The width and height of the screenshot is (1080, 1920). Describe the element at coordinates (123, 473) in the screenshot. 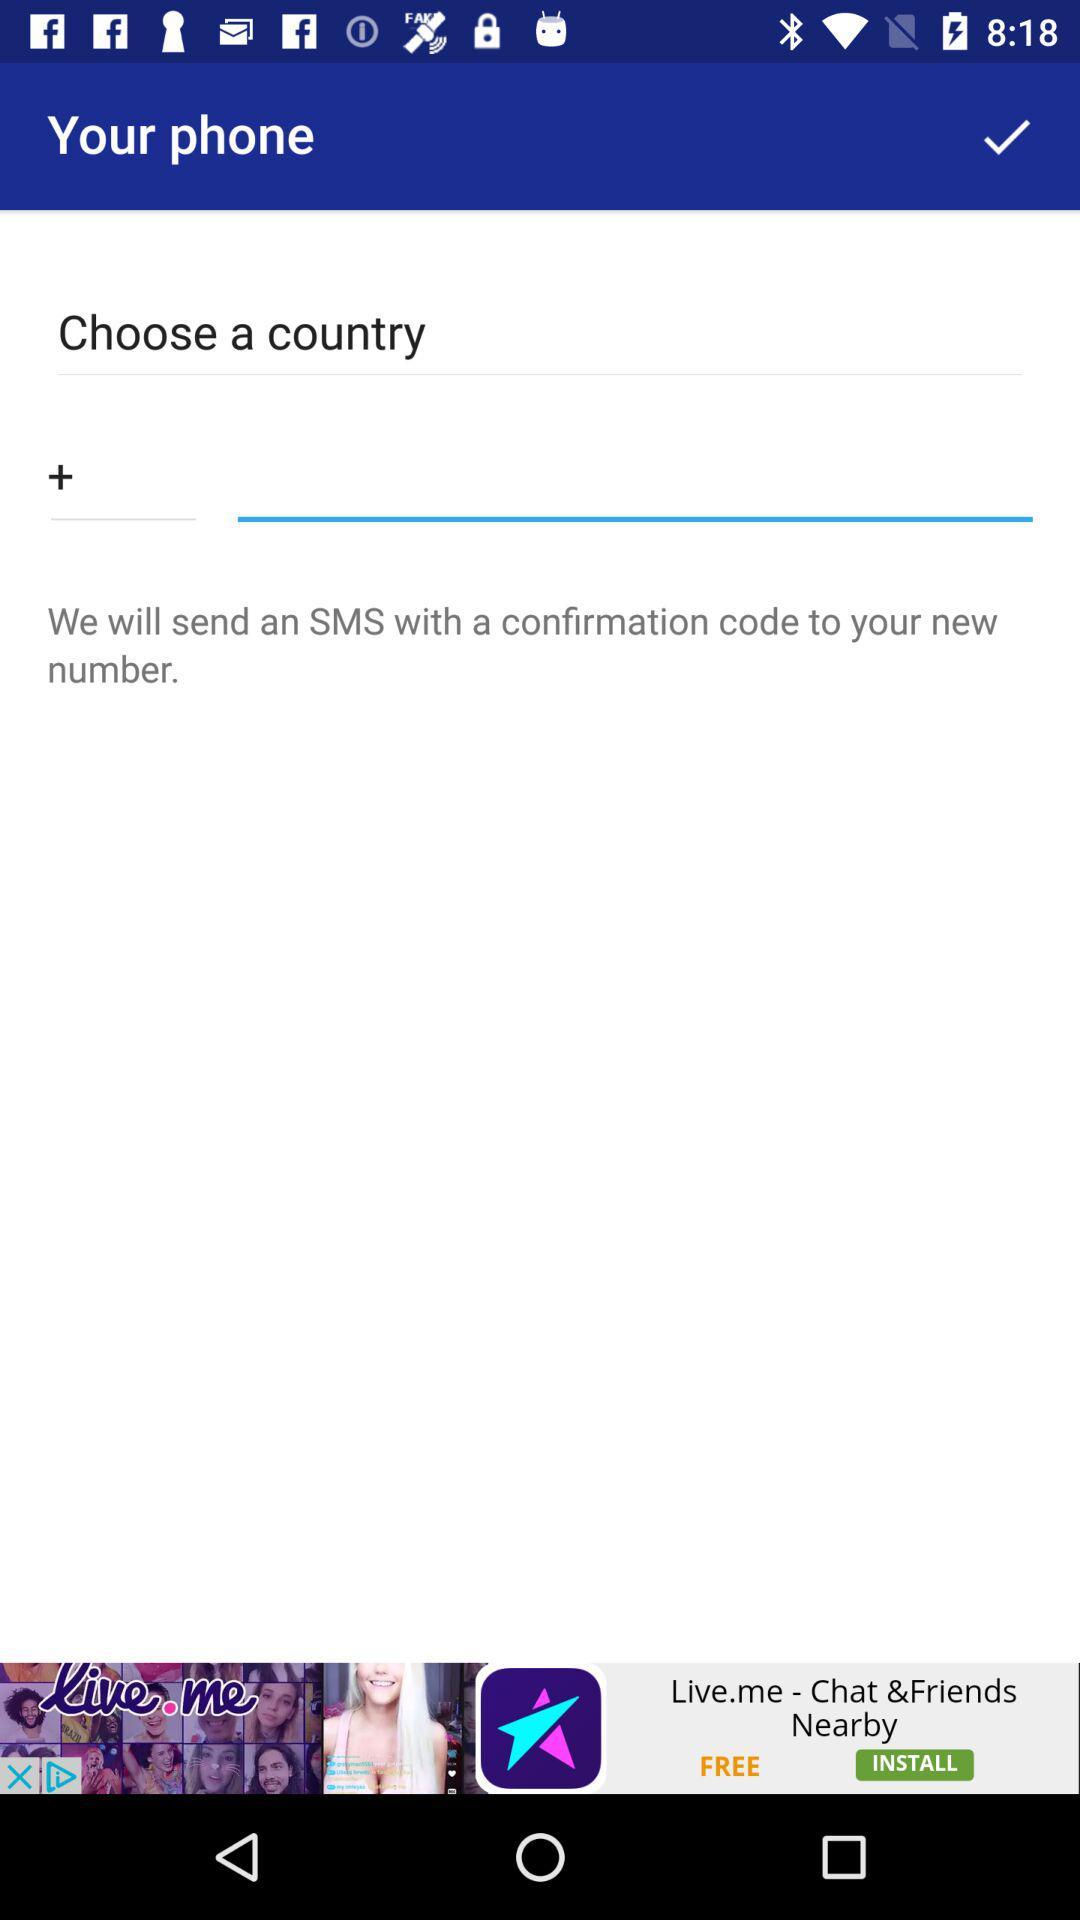

I see `see drop down menu` at that location.